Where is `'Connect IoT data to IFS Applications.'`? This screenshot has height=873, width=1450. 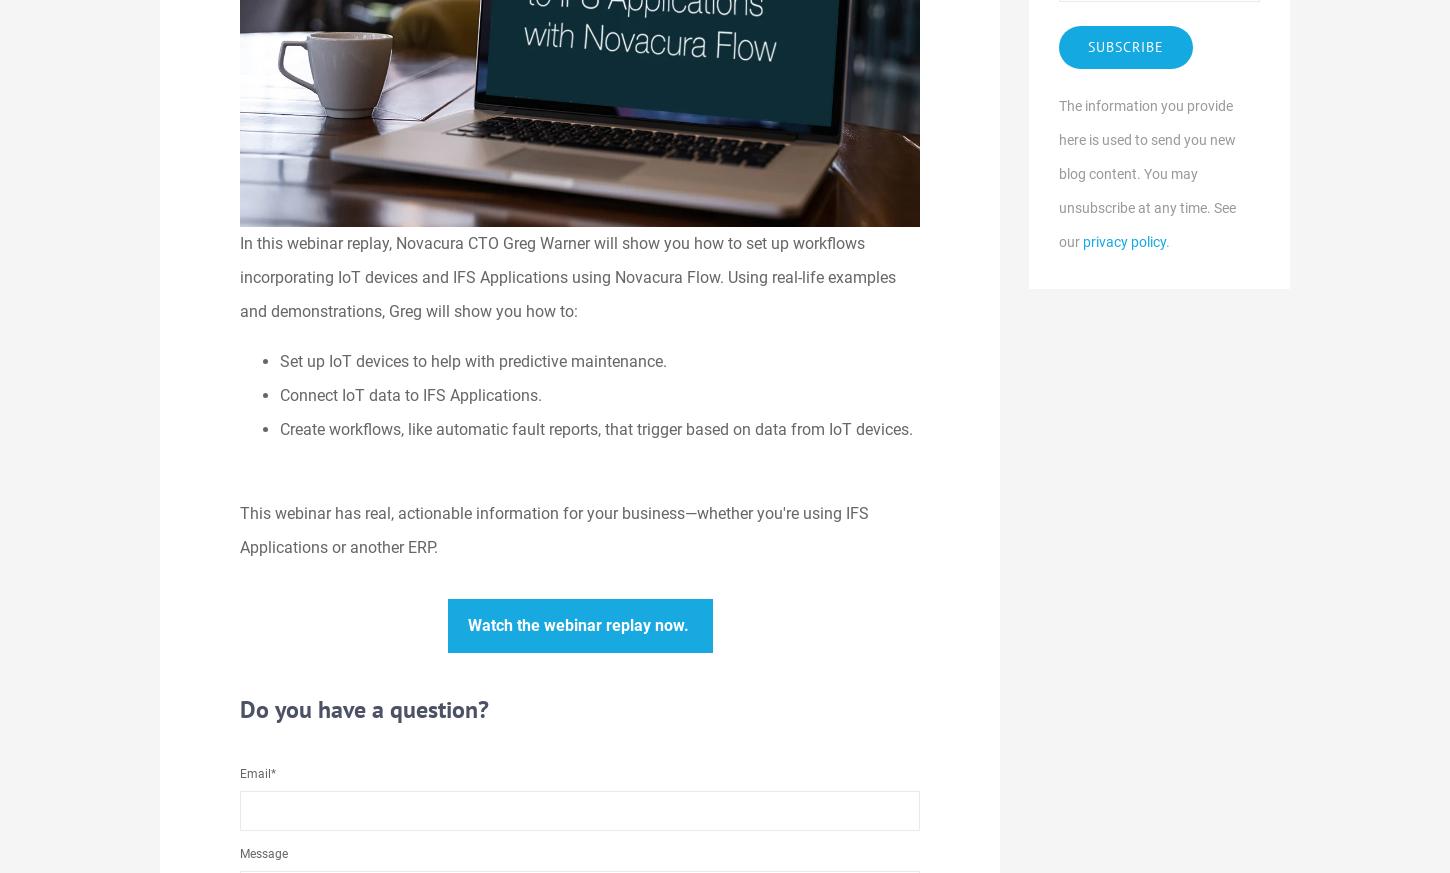 'Connect IoT data to IFS Applications.' is located at coordinates (409, 393).